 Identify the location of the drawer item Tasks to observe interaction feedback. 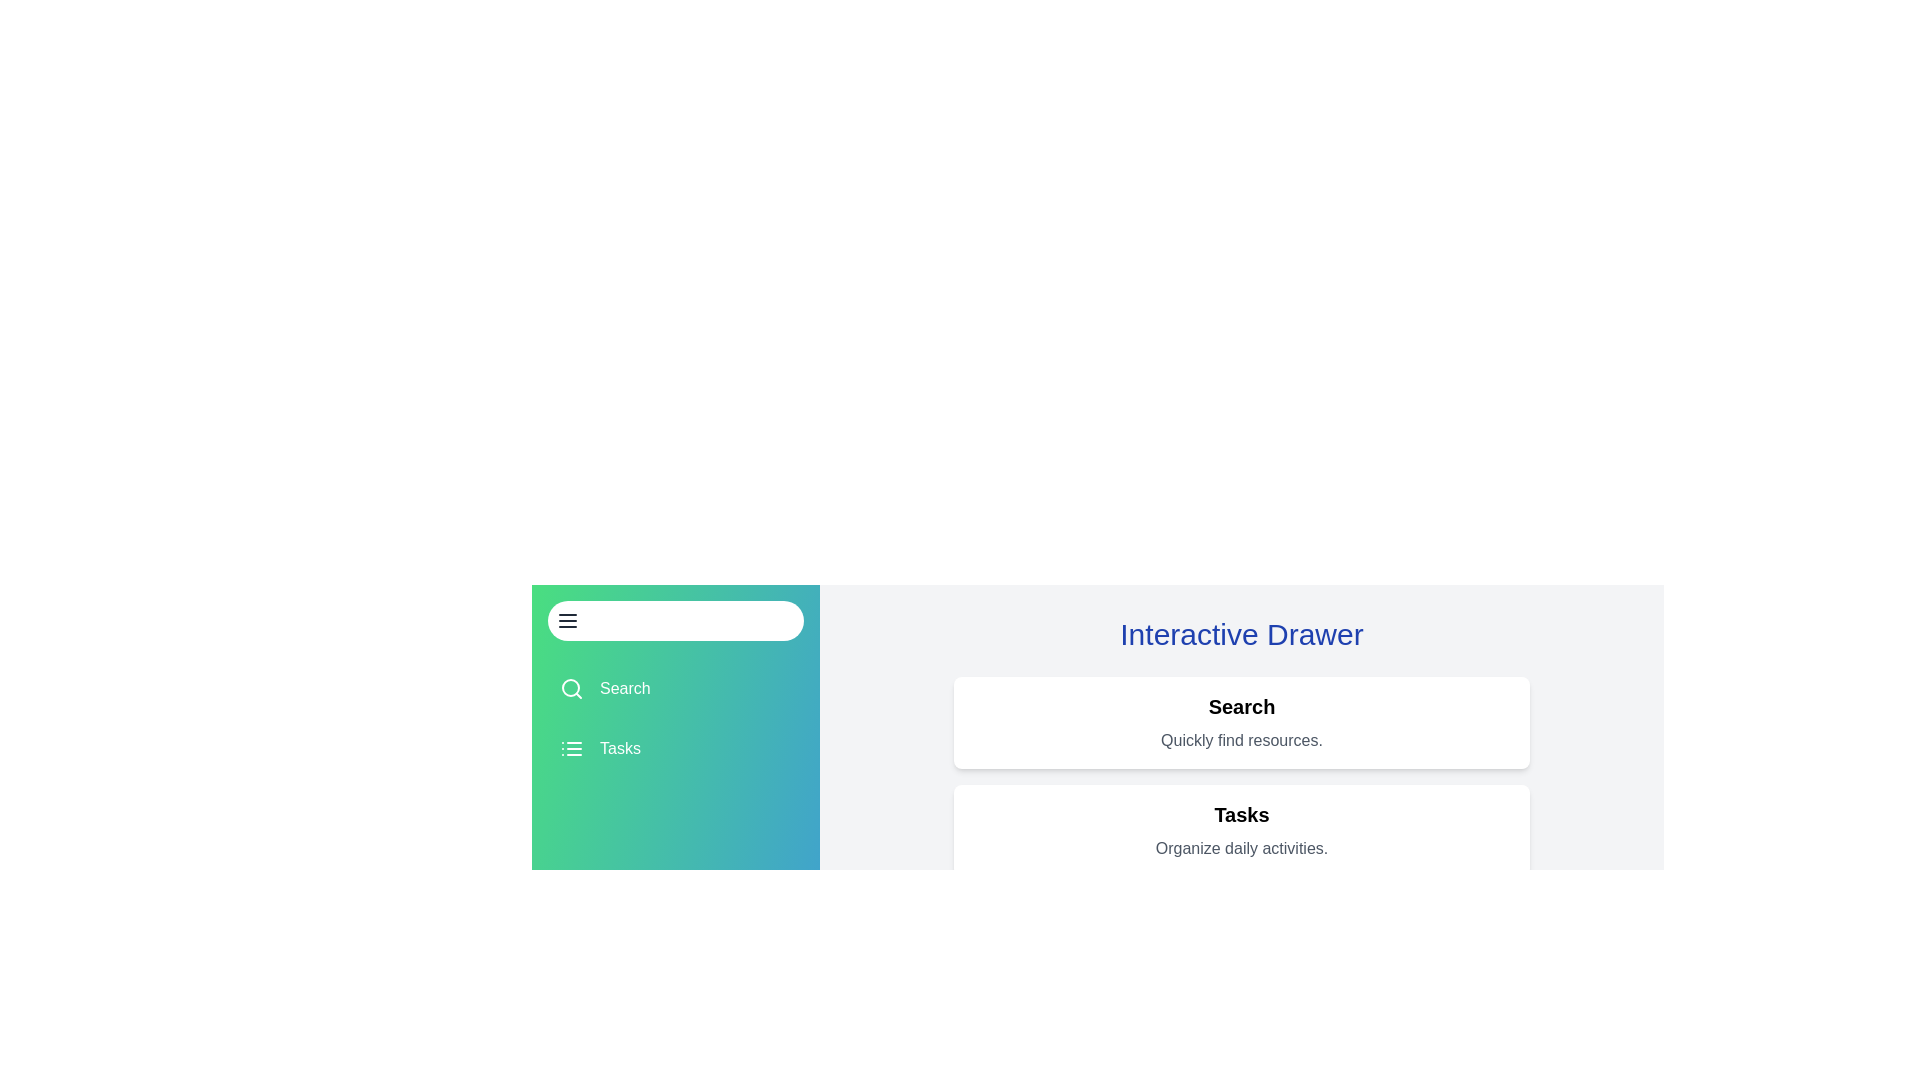
(676, 748).